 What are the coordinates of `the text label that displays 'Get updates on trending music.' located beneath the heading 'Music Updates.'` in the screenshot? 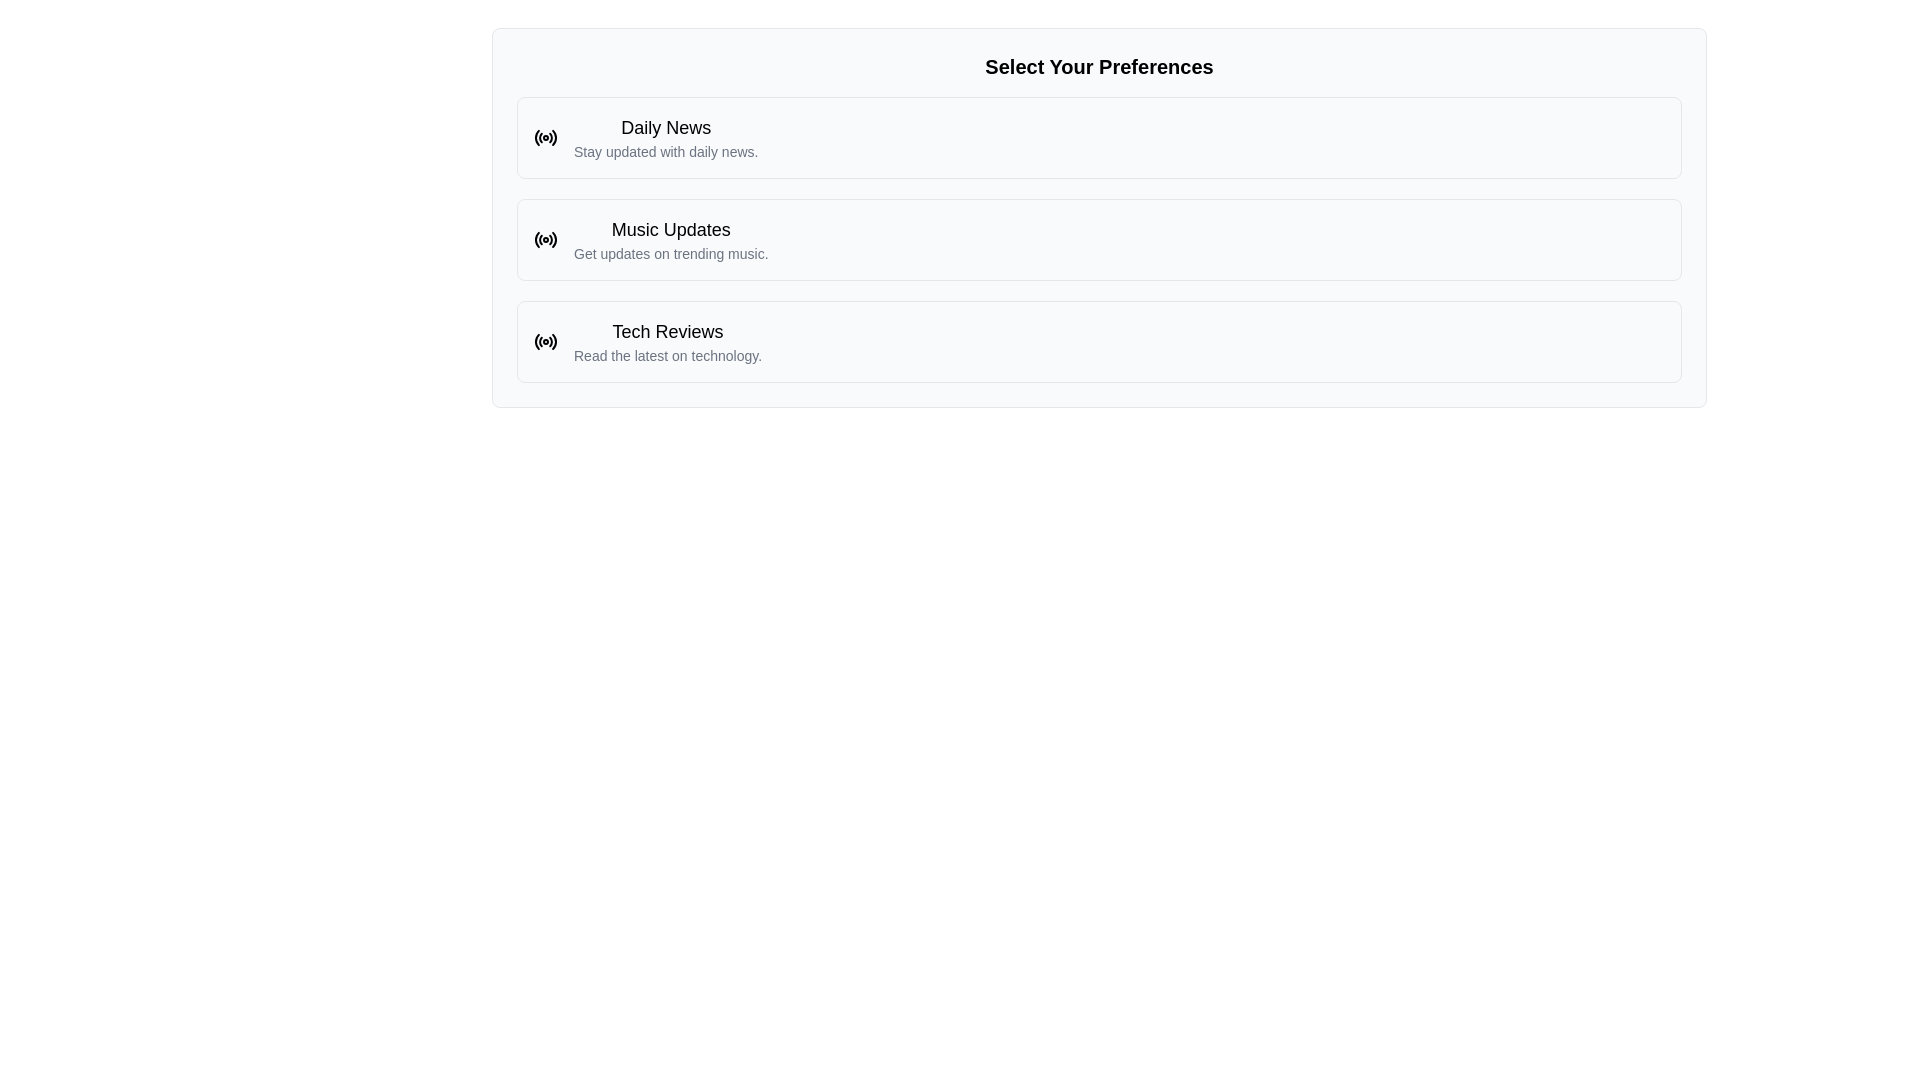 It's located at (671, 253).